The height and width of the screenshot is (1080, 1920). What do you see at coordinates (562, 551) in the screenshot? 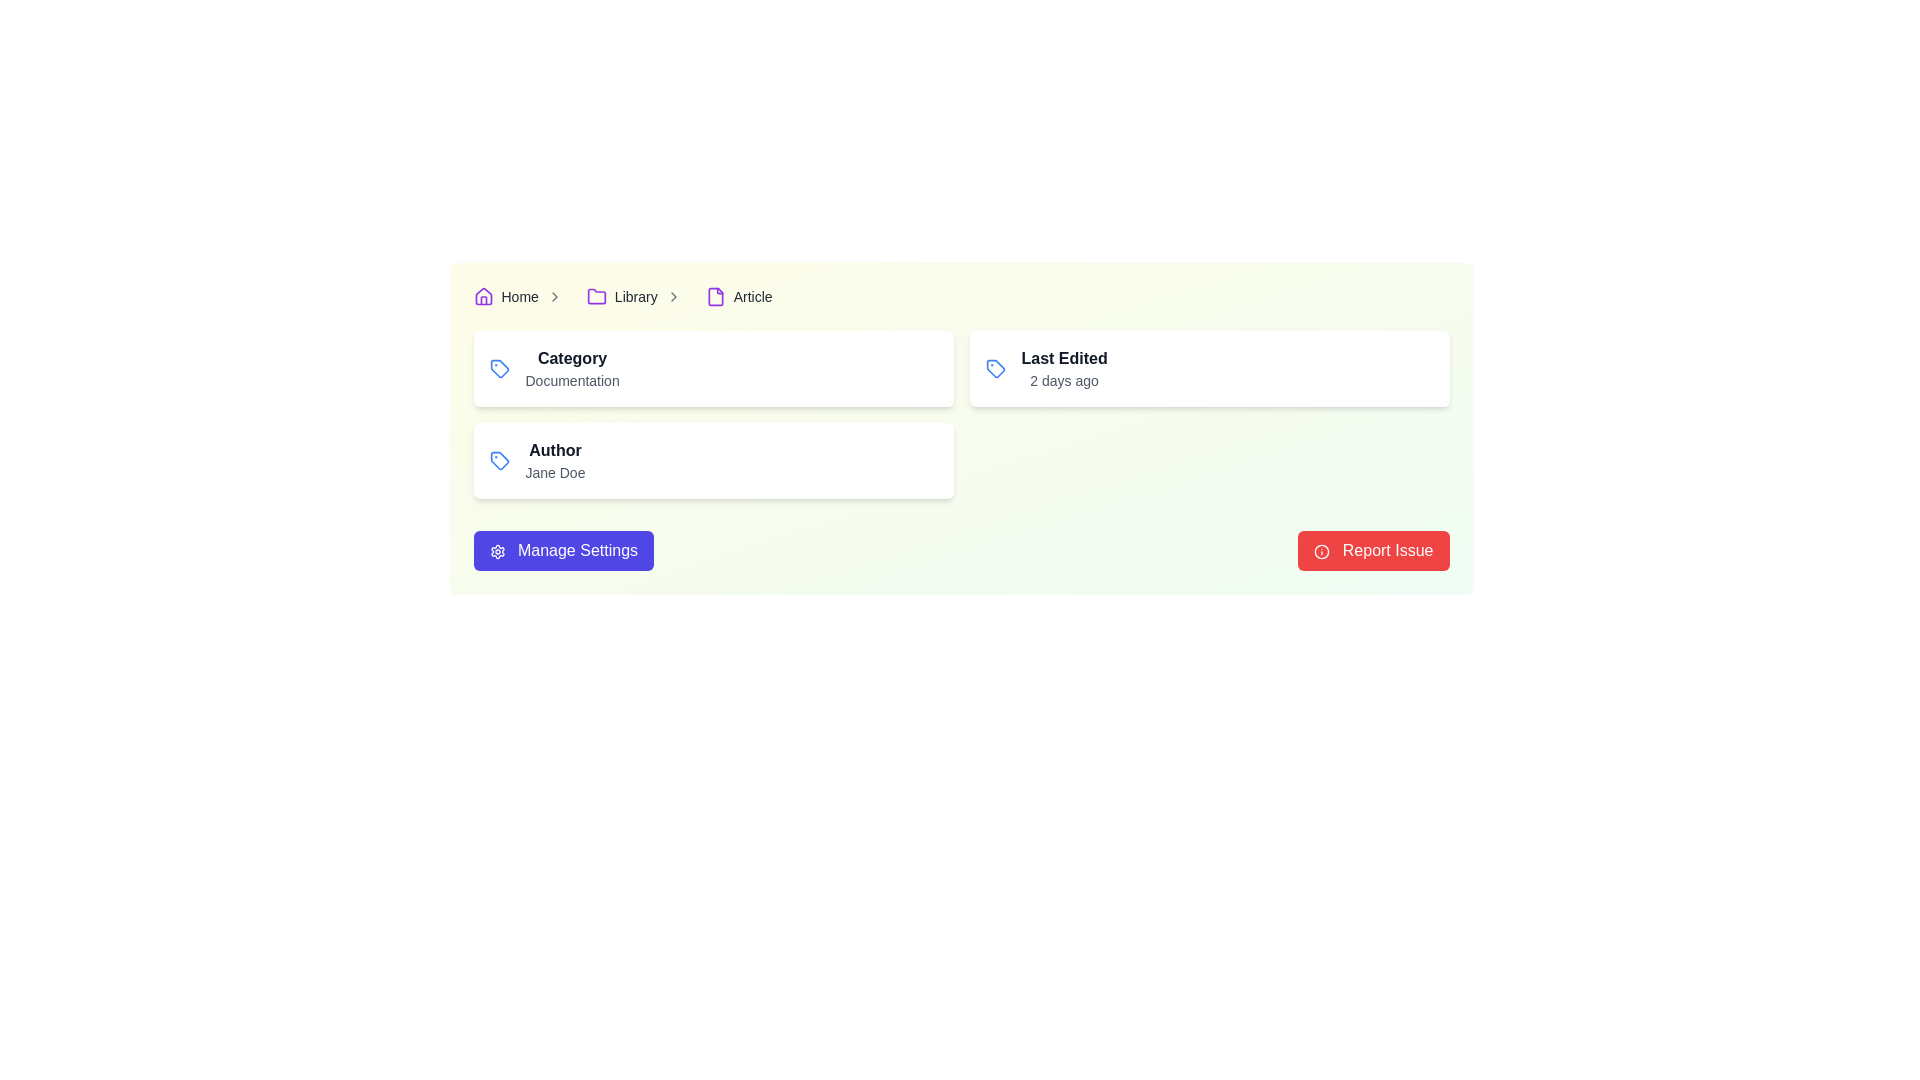
I see `the 'Manage Settings' button which is a rectangular button with a dark indigo background and white text, located in the lower-left side of the panel` at bounding box center [562, 551].